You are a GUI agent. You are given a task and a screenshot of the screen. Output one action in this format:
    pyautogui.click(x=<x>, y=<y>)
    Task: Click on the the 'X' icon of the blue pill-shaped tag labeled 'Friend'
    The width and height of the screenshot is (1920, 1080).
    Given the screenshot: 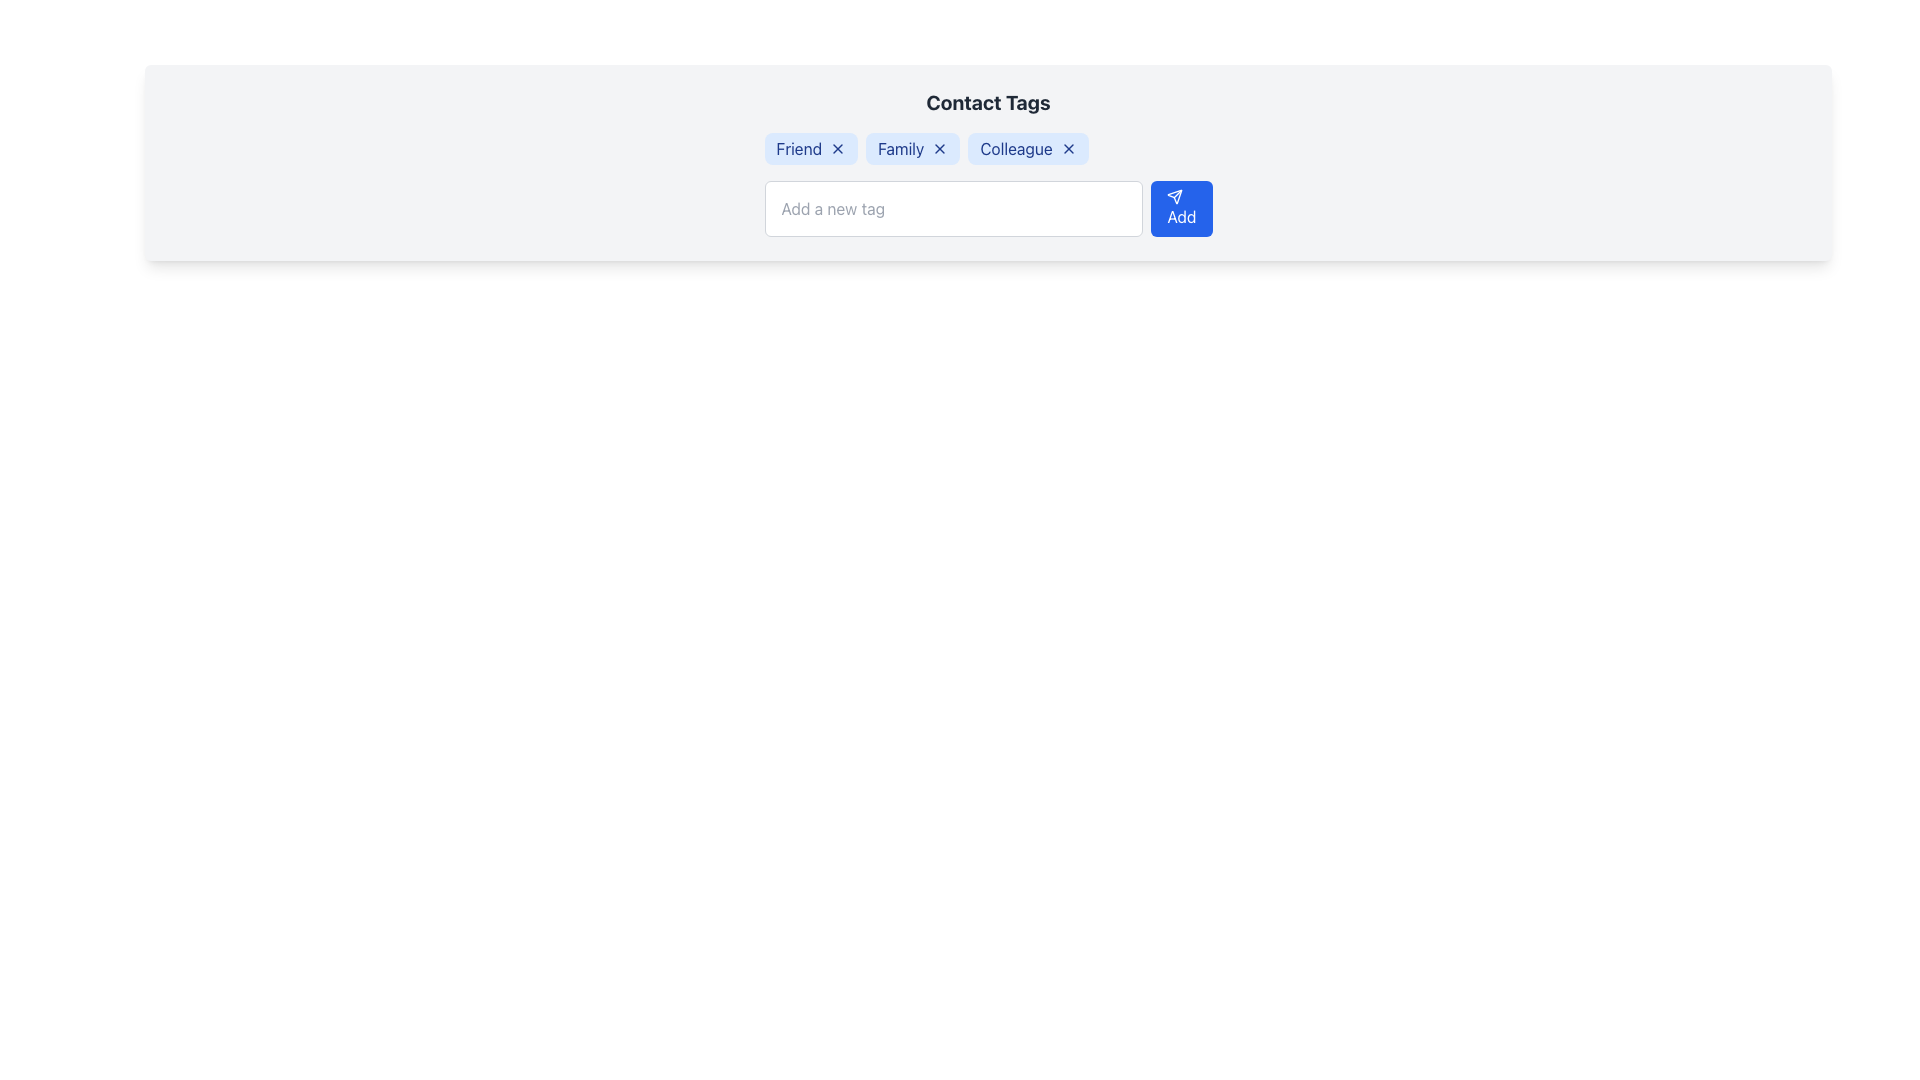 What is the action you would take?
    pyautogui.click(x=811, y=148)
    